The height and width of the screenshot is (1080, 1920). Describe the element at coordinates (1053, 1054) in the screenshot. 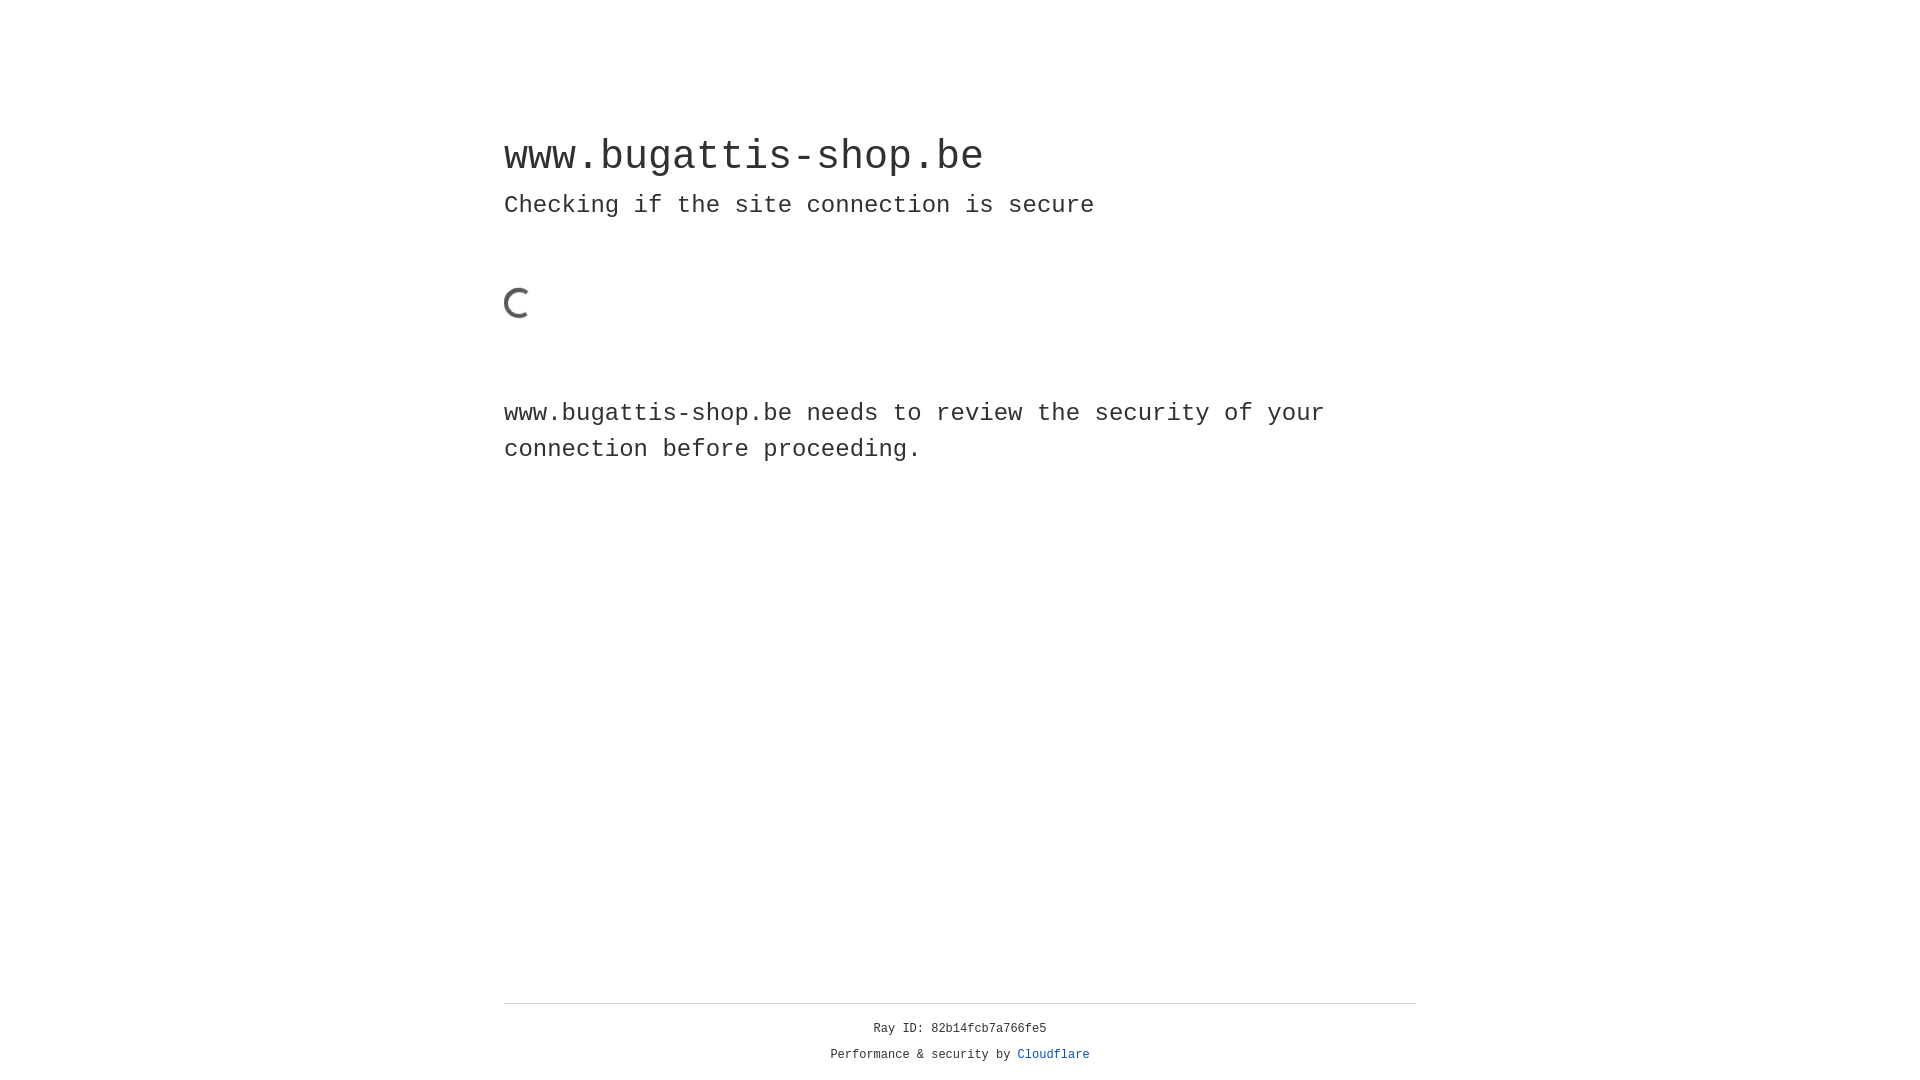

I see `'Cloudflare'` at that location.